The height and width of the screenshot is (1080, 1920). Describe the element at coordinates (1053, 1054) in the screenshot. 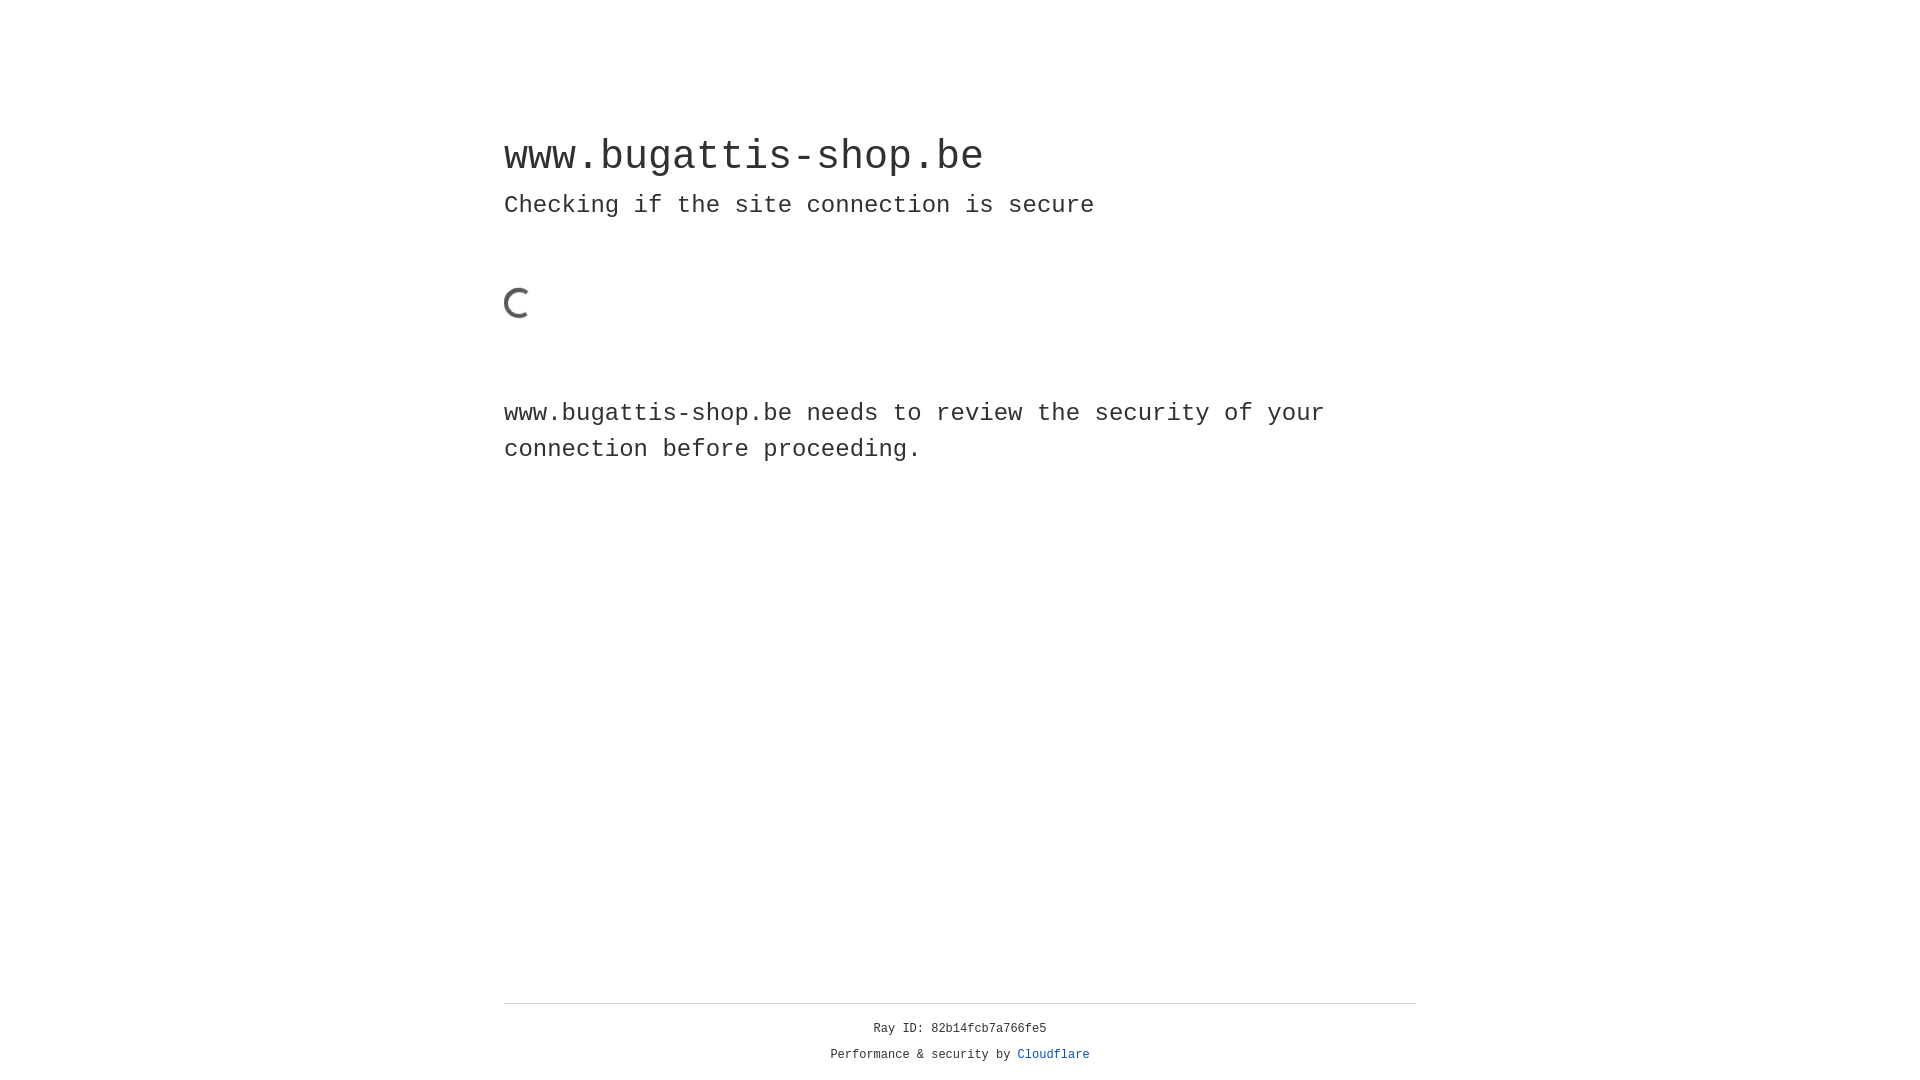

I see `'Cloudflare'` at that location.